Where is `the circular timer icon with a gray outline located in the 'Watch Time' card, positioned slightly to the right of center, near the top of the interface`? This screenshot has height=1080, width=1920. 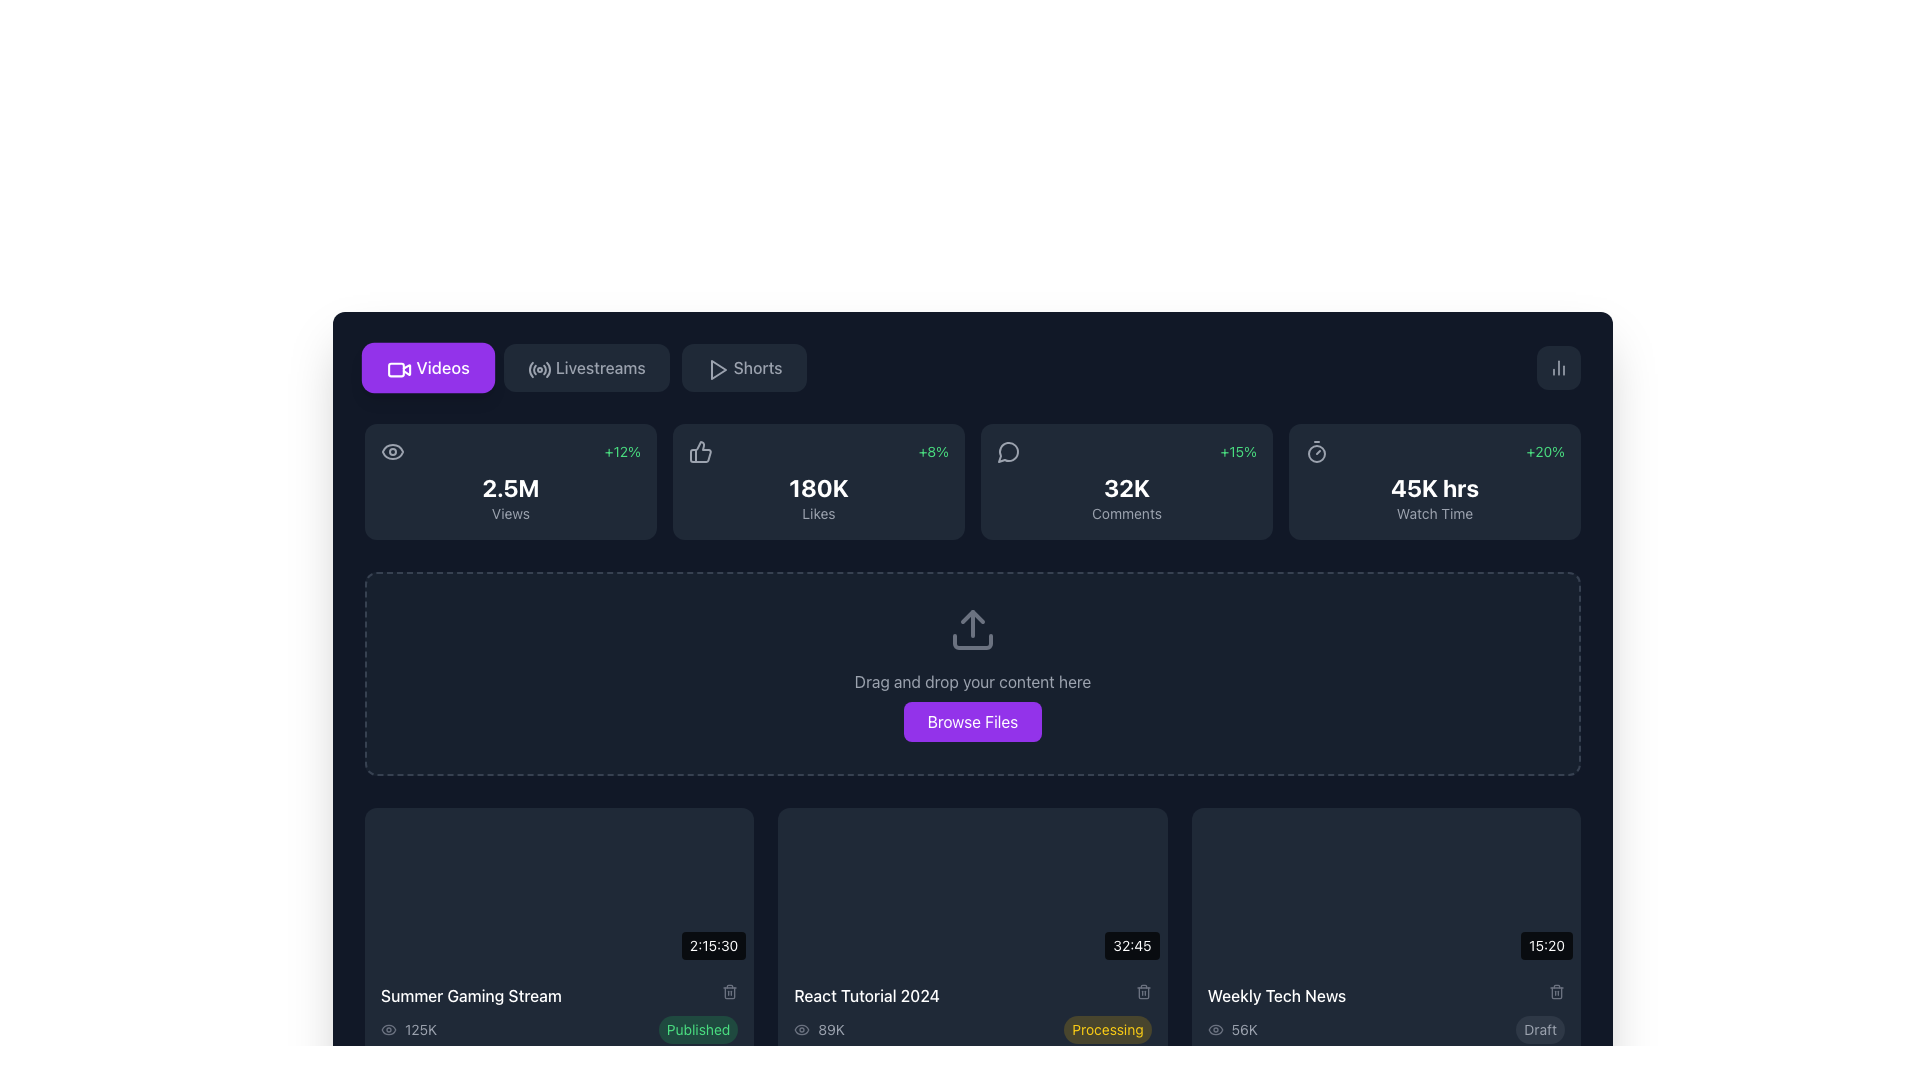
the circular timer icon with a gray outline located in the 'Watch Time' card, positioned slightly to the right of center, near the top of the interface is located at coordinates (1316, 451).